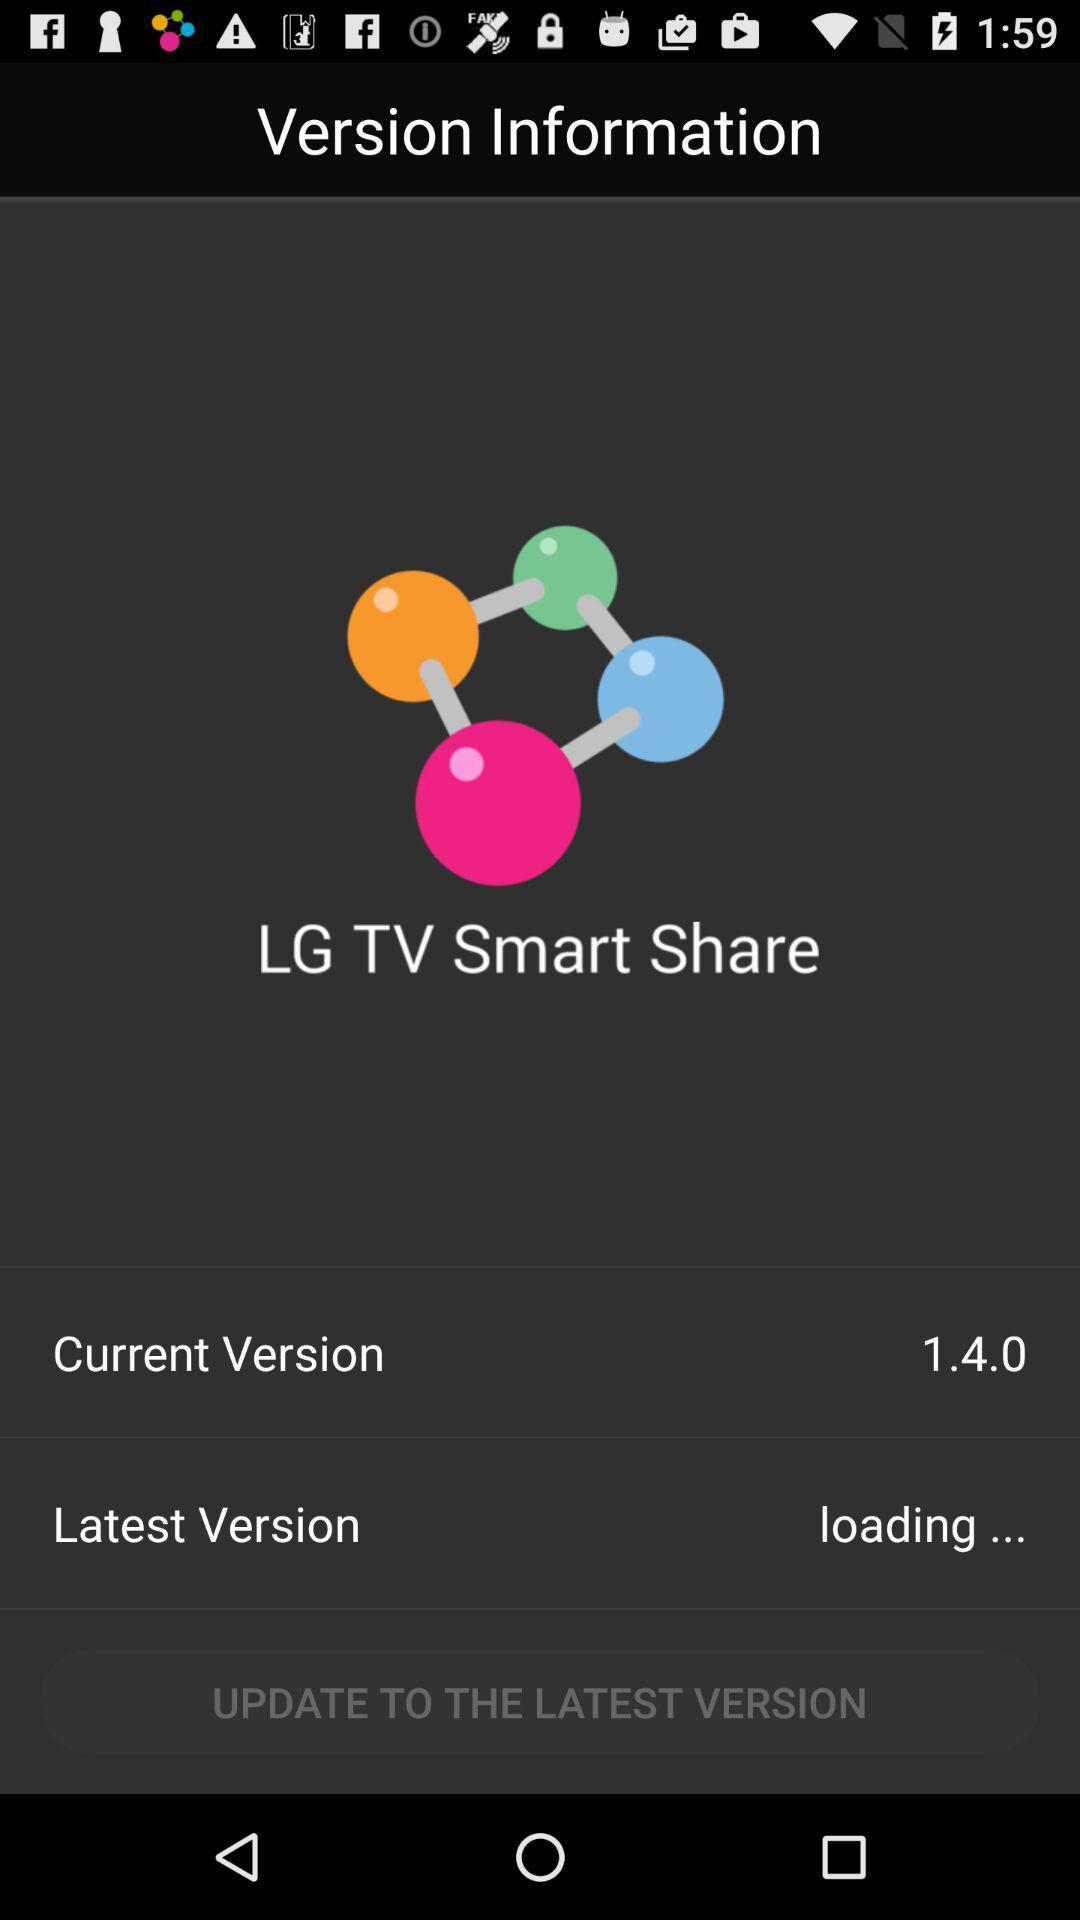 This screenshot has width=1080, height=1920. I want to click on the update to the, so click(540, 1700).